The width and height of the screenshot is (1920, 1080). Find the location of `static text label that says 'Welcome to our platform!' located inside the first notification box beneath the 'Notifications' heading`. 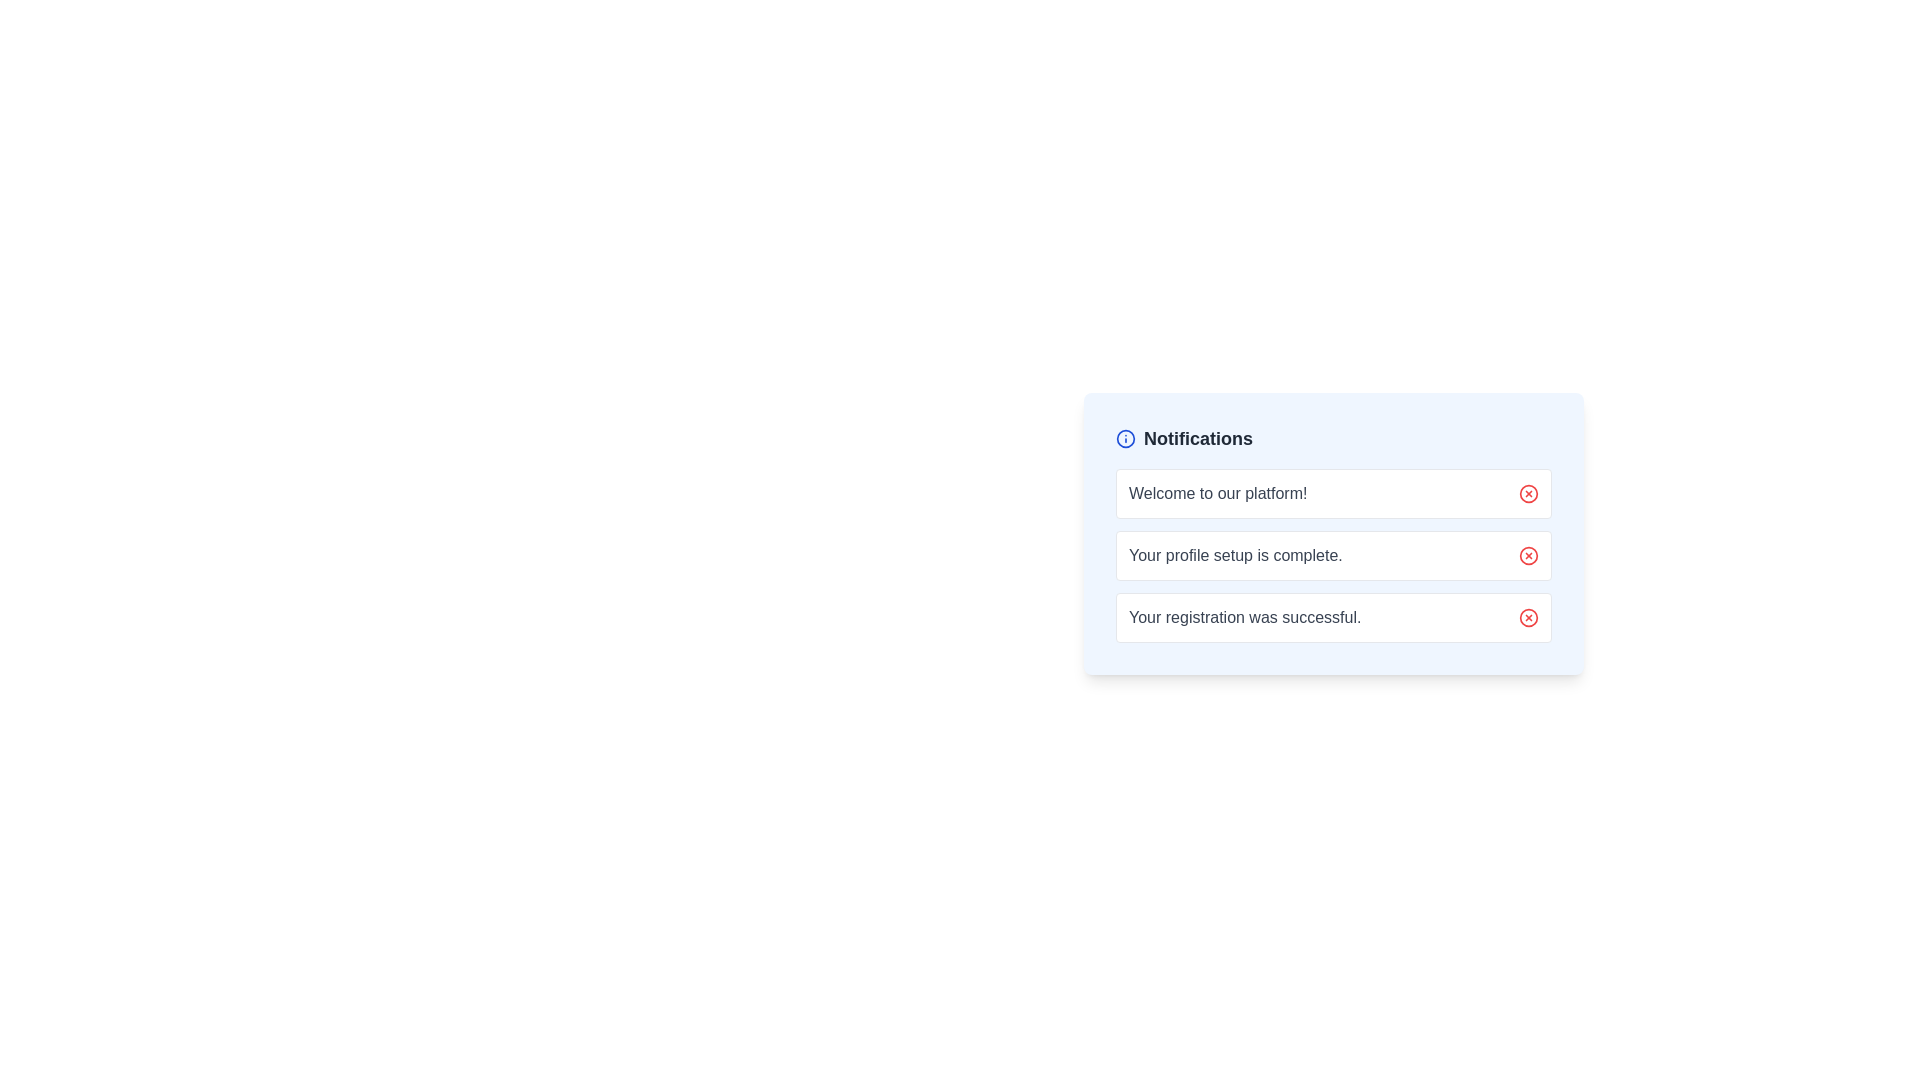

static text label that says 'Welcome to our platform!' located inside the first notification box beneath the 'Notifications' heading is located at coordinates (1217, 493).